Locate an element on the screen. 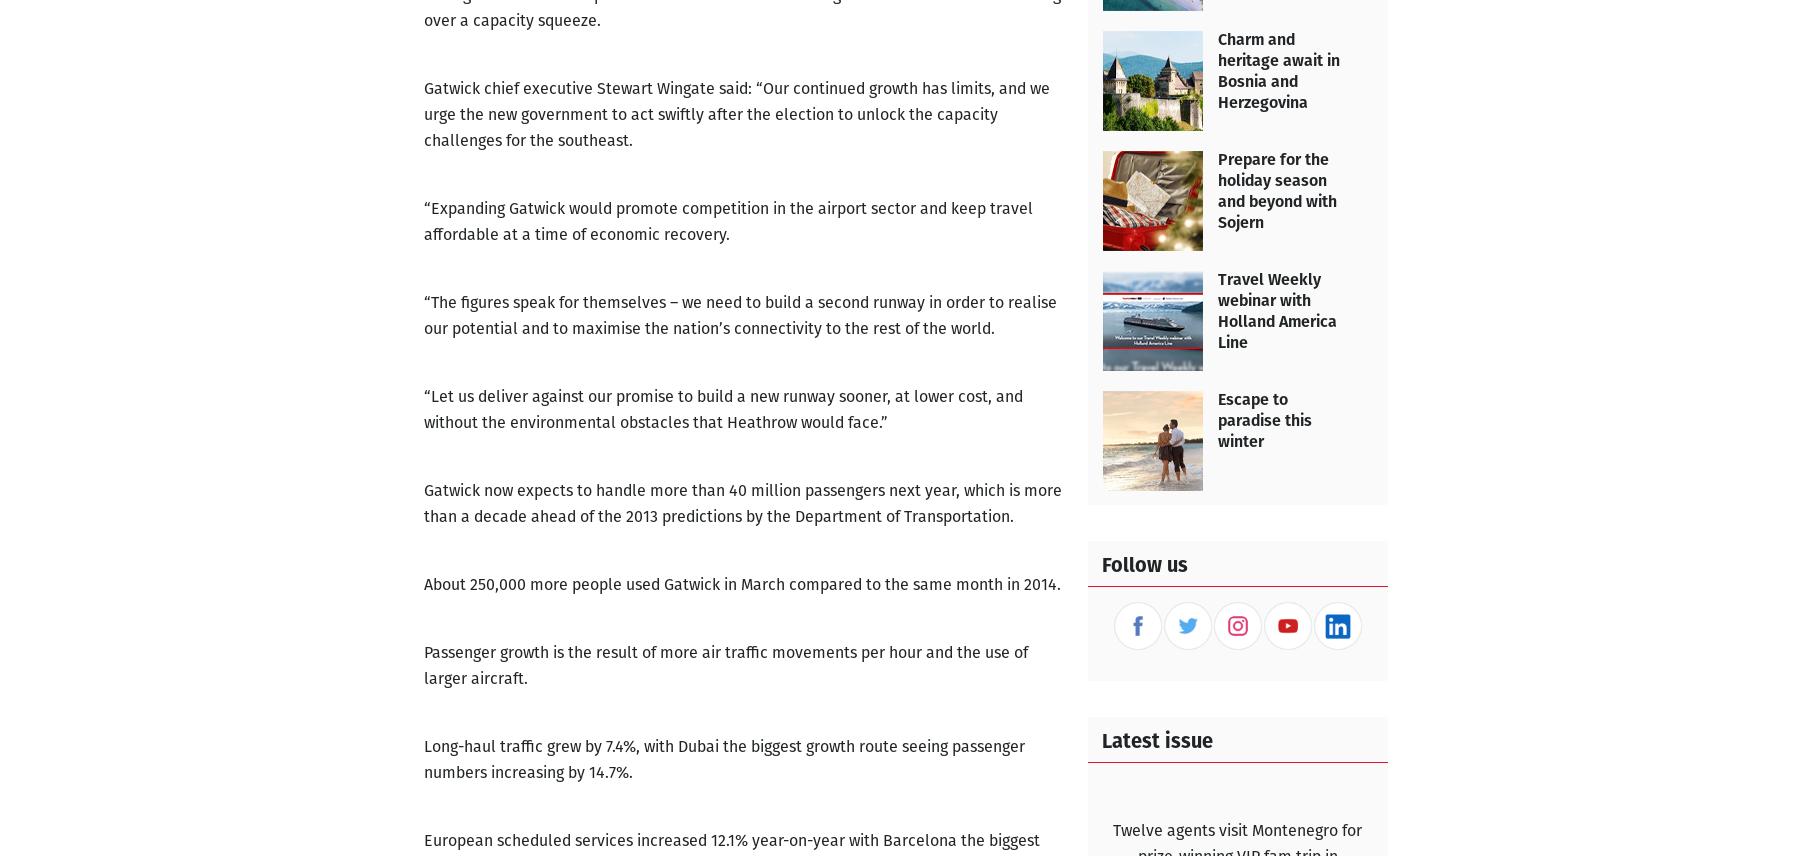 The width and height of the screenshot is (1811, 856). 'Travel Weekly webinar with Holland America Line' is located at coordinates (1276, 312).